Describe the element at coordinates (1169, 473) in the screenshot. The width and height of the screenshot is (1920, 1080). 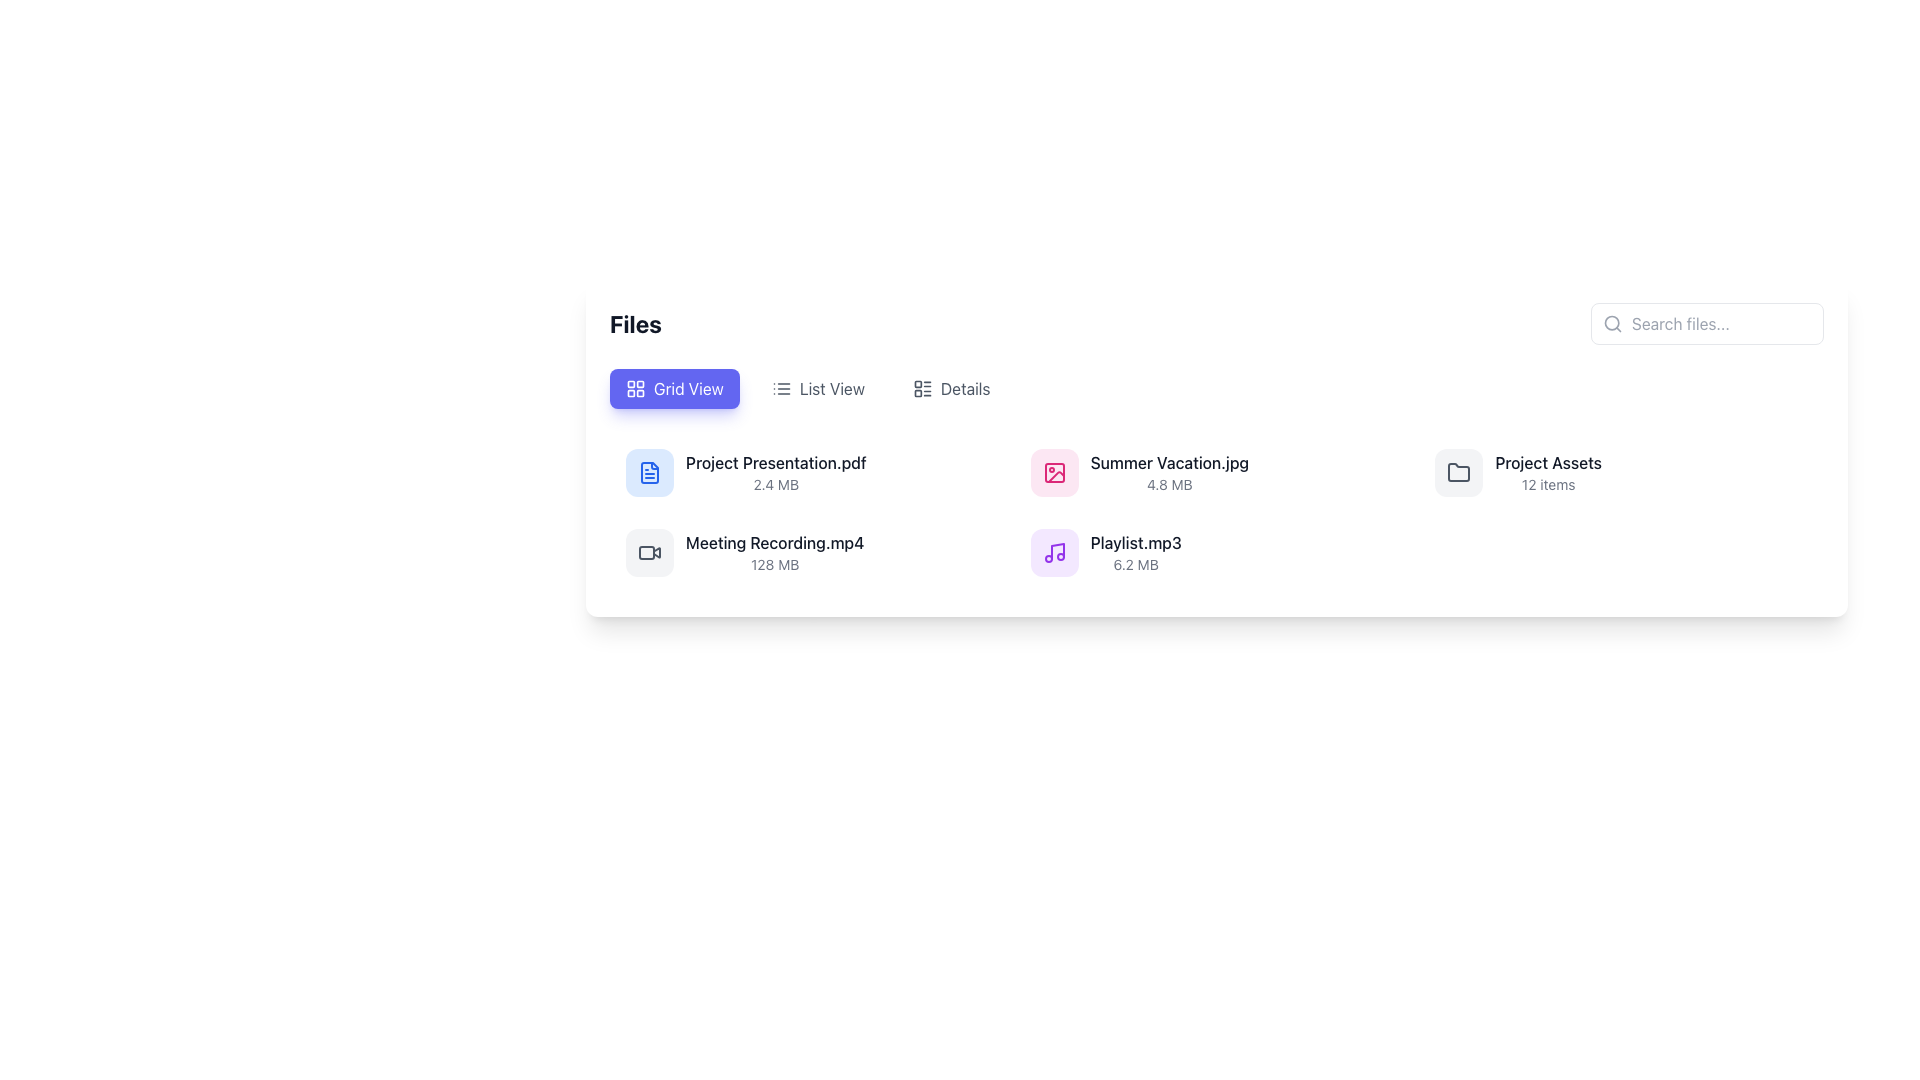
I see `the file information display for 'Summer Vacation.jpg'` at that location.